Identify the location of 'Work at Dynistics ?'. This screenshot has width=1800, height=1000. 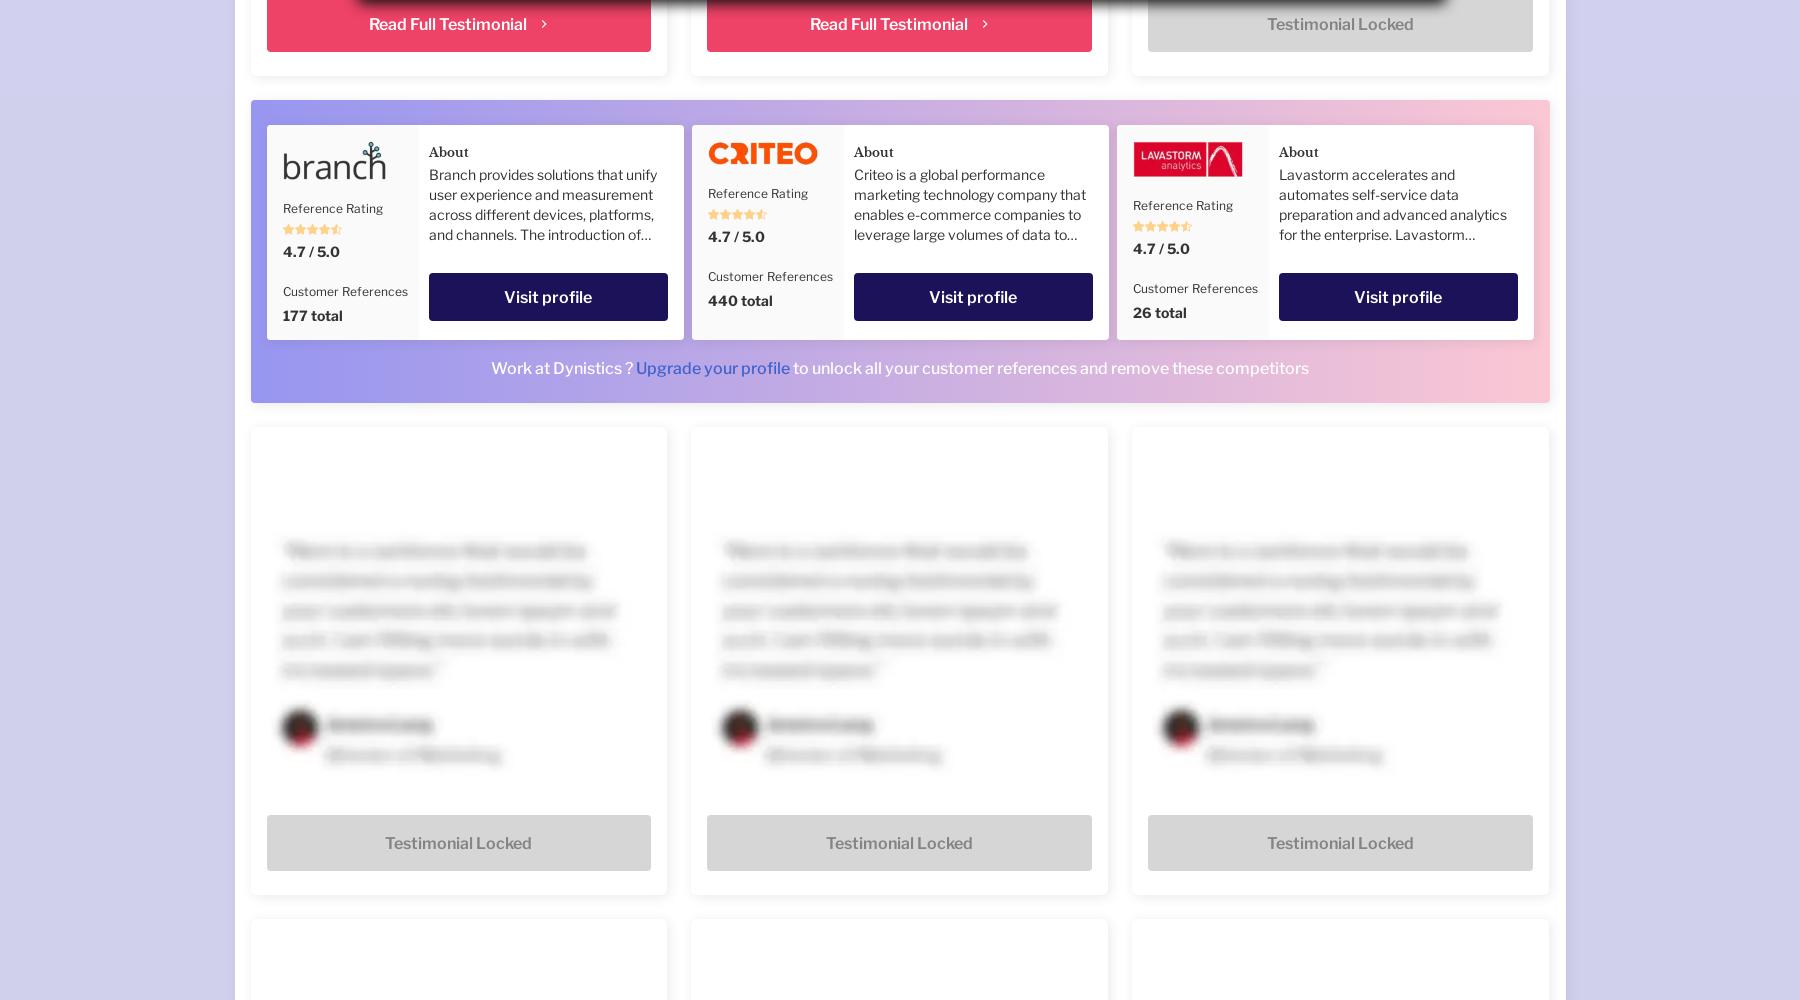
(562, 367).